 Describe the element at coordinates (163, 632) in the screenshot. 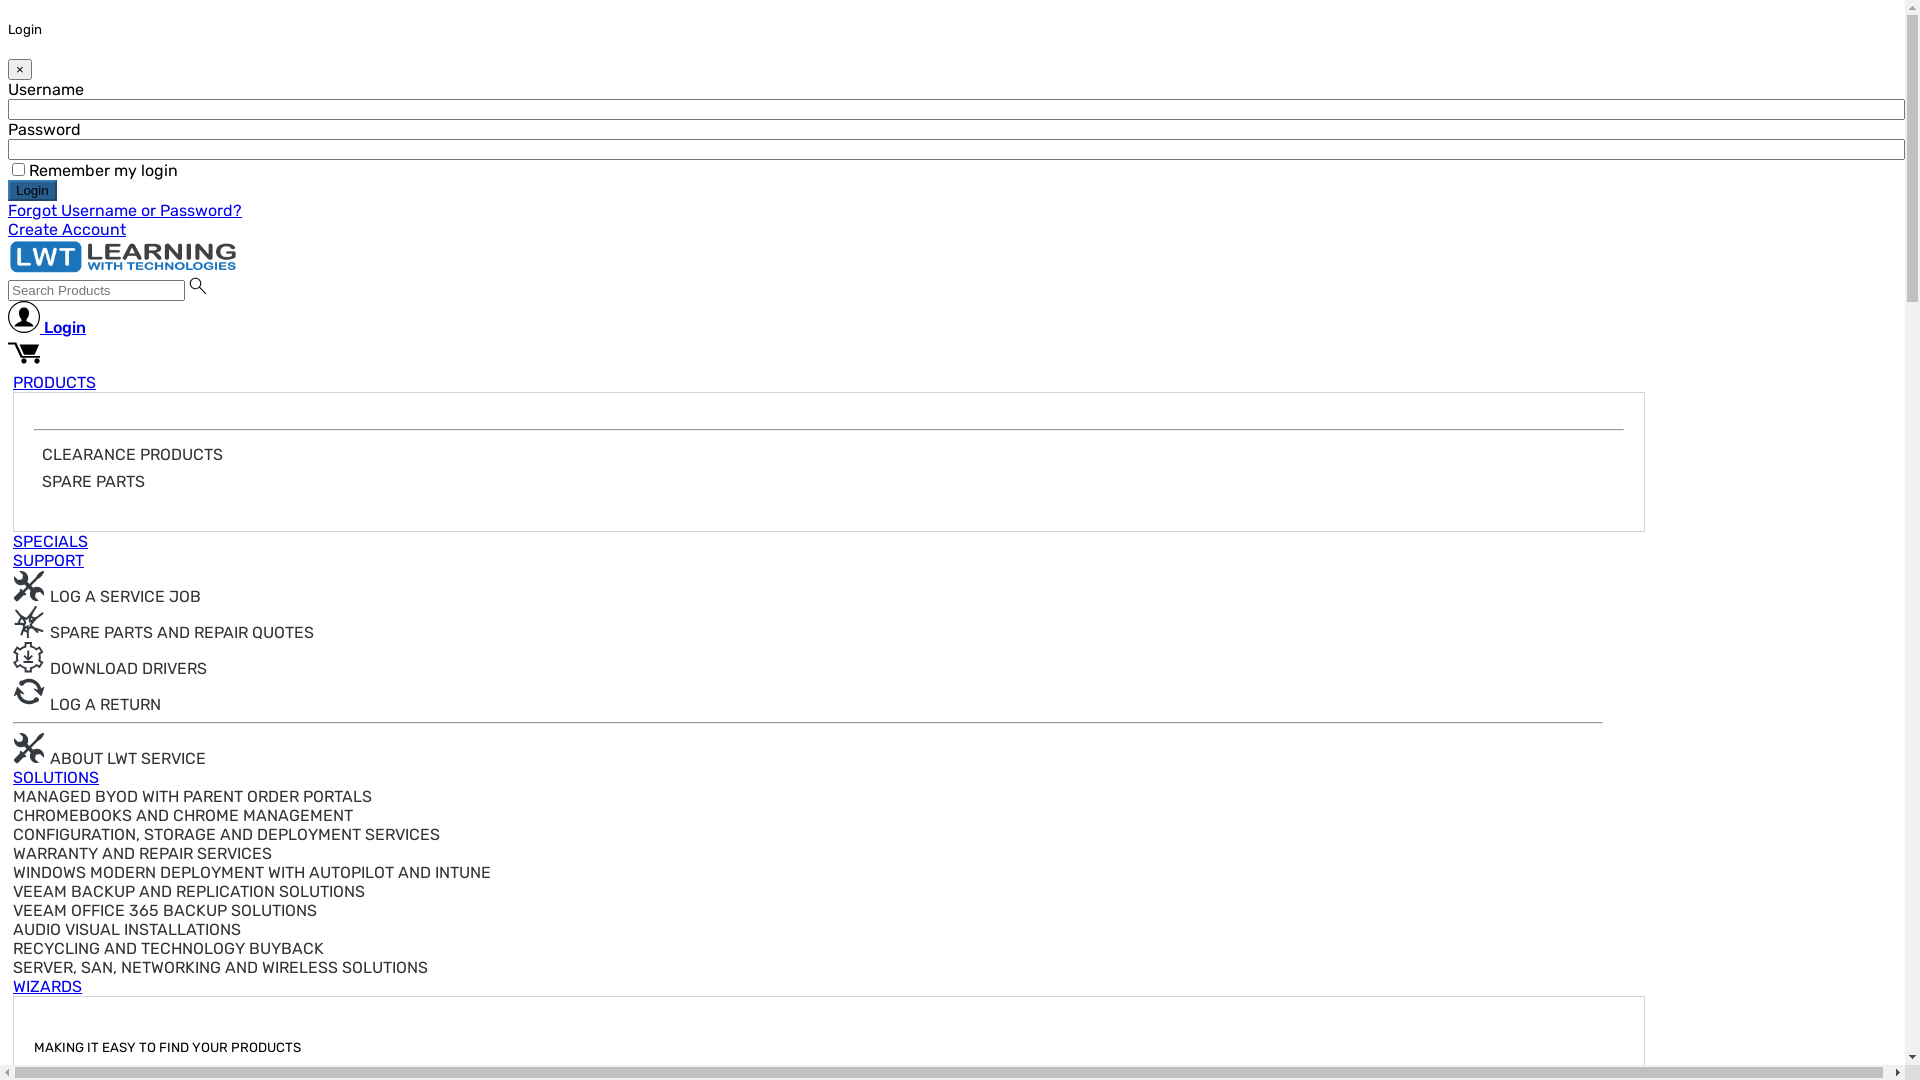

I see `'SPARE PARTS AND REPAIR QUOTES'` at that location.